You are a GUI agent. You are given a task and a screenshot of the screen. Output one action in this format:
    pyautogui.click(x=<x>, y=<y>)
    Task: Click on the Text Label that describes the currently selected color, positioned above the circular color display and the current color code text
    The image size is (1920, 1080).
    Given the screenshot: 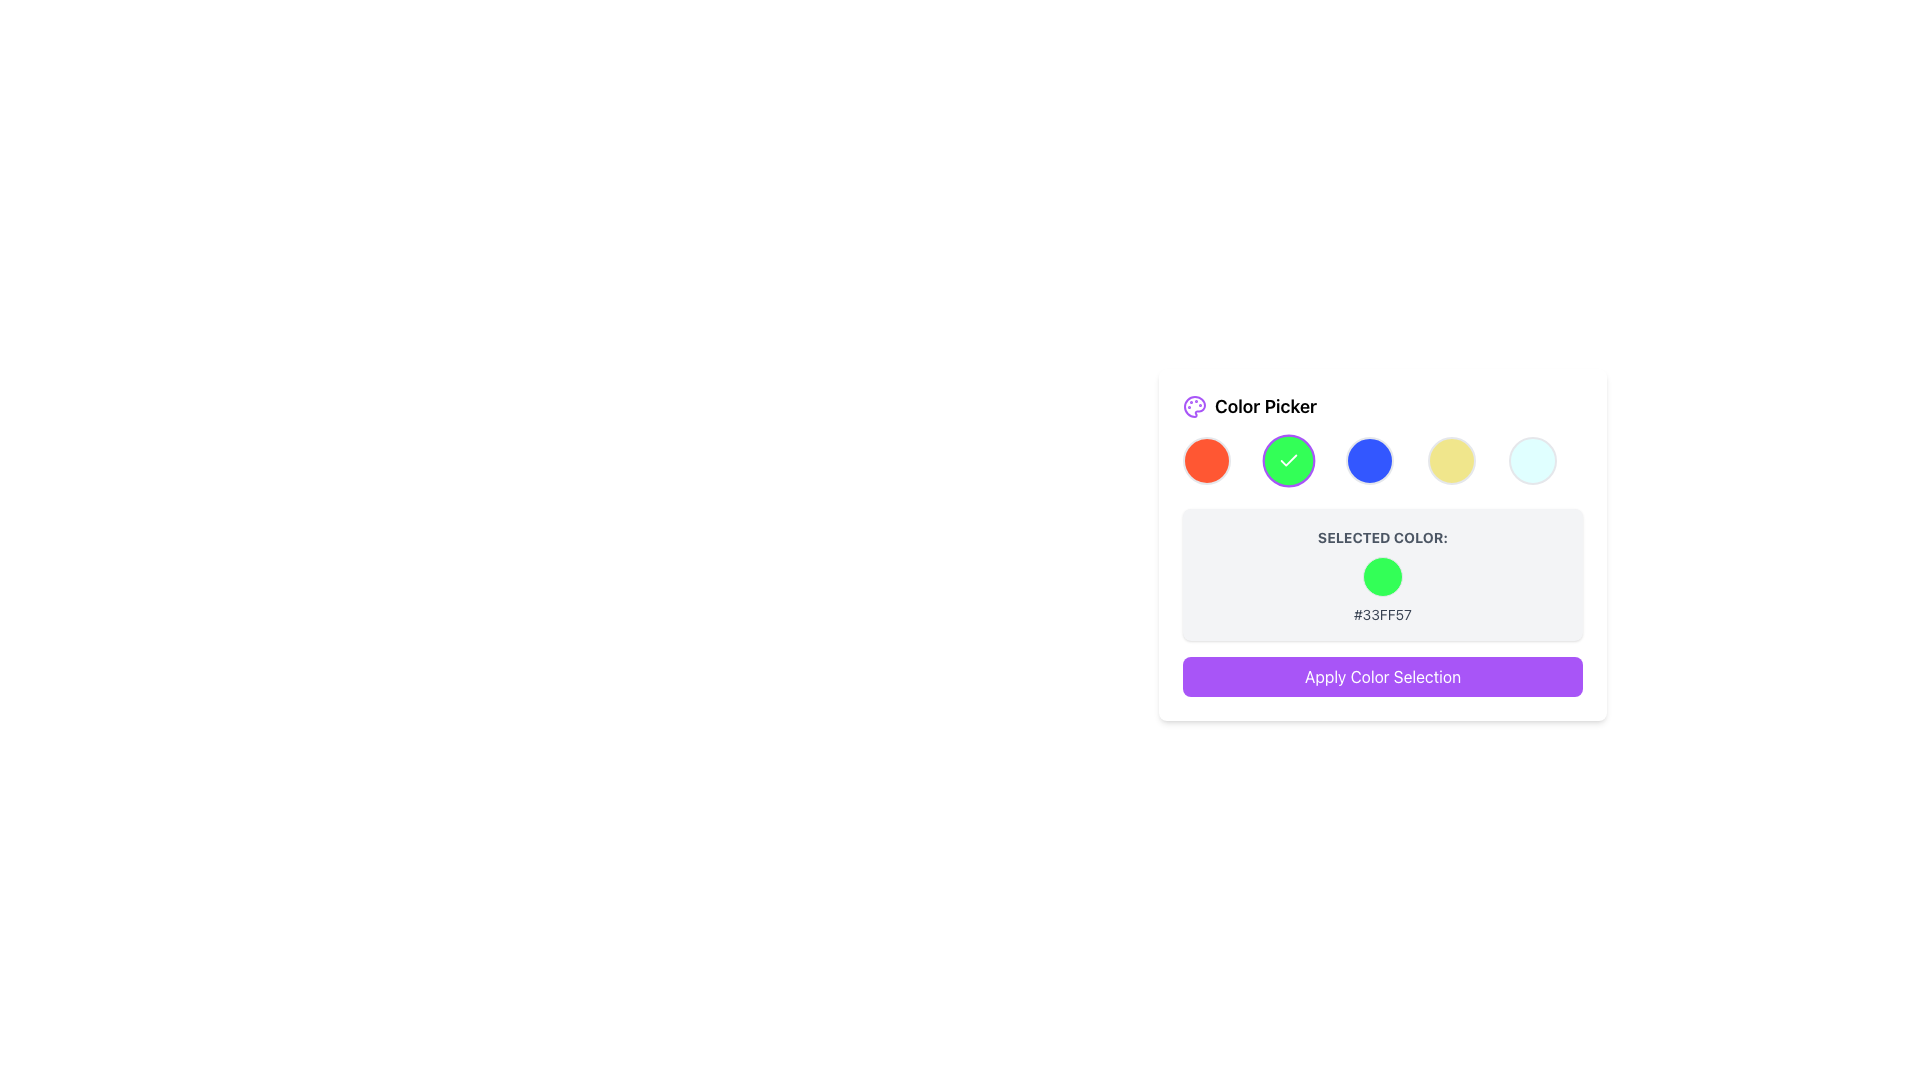 What is the action you would take?
    pyautogui.click(x=1381, y=536)
    